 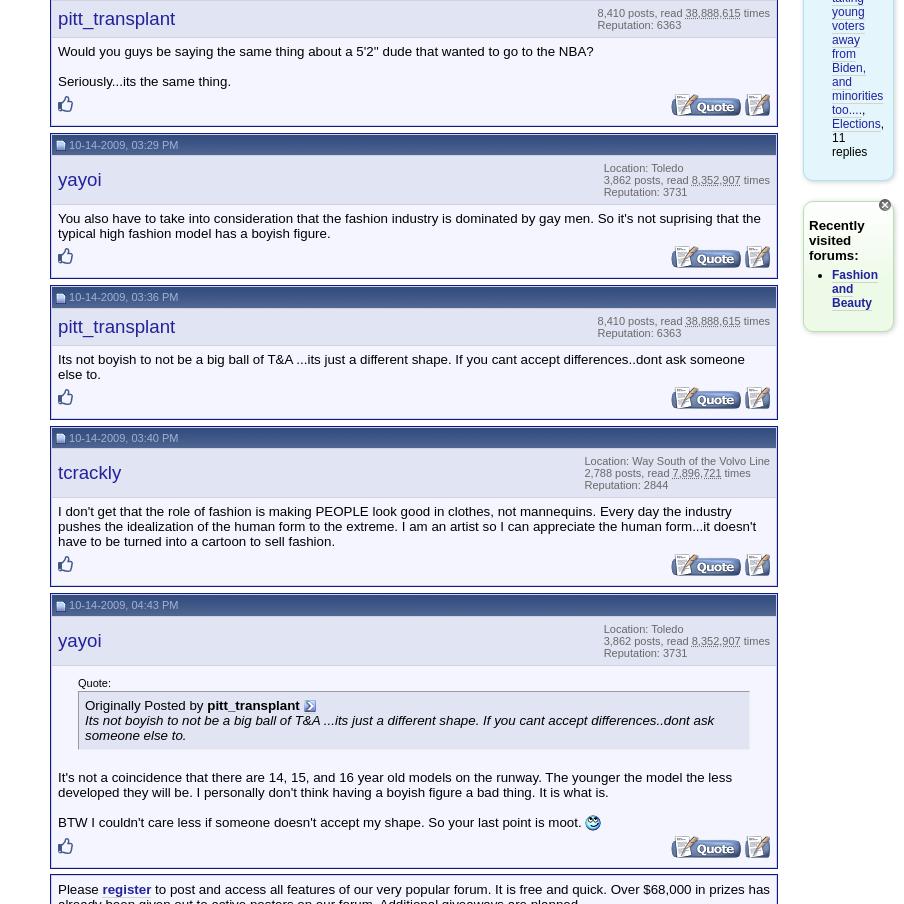 What do you see at coordinates (144, 703) in the screenshot?
I see `'Originally Posted by'` at bounding box center [144, 703].